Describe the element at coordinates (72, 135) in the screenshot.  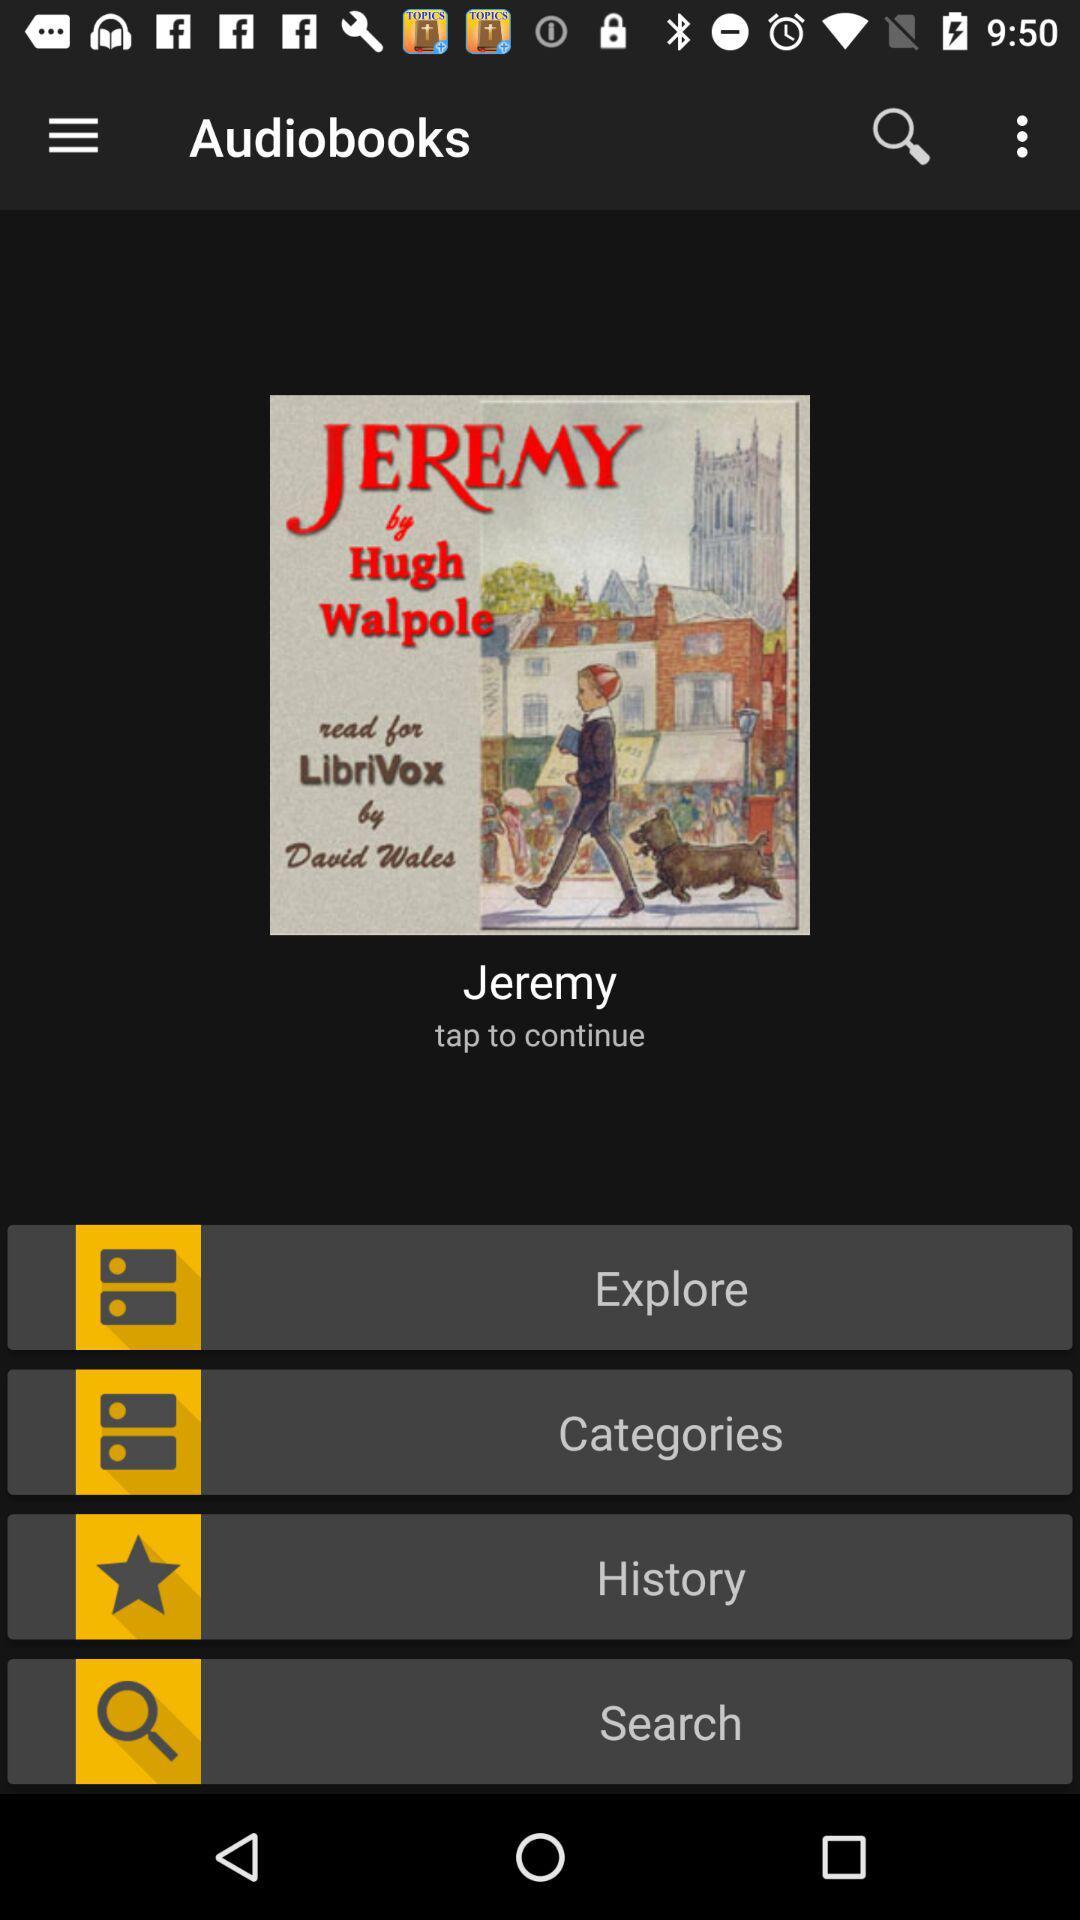
I see `the item to the left of the audiobooks` at that location.